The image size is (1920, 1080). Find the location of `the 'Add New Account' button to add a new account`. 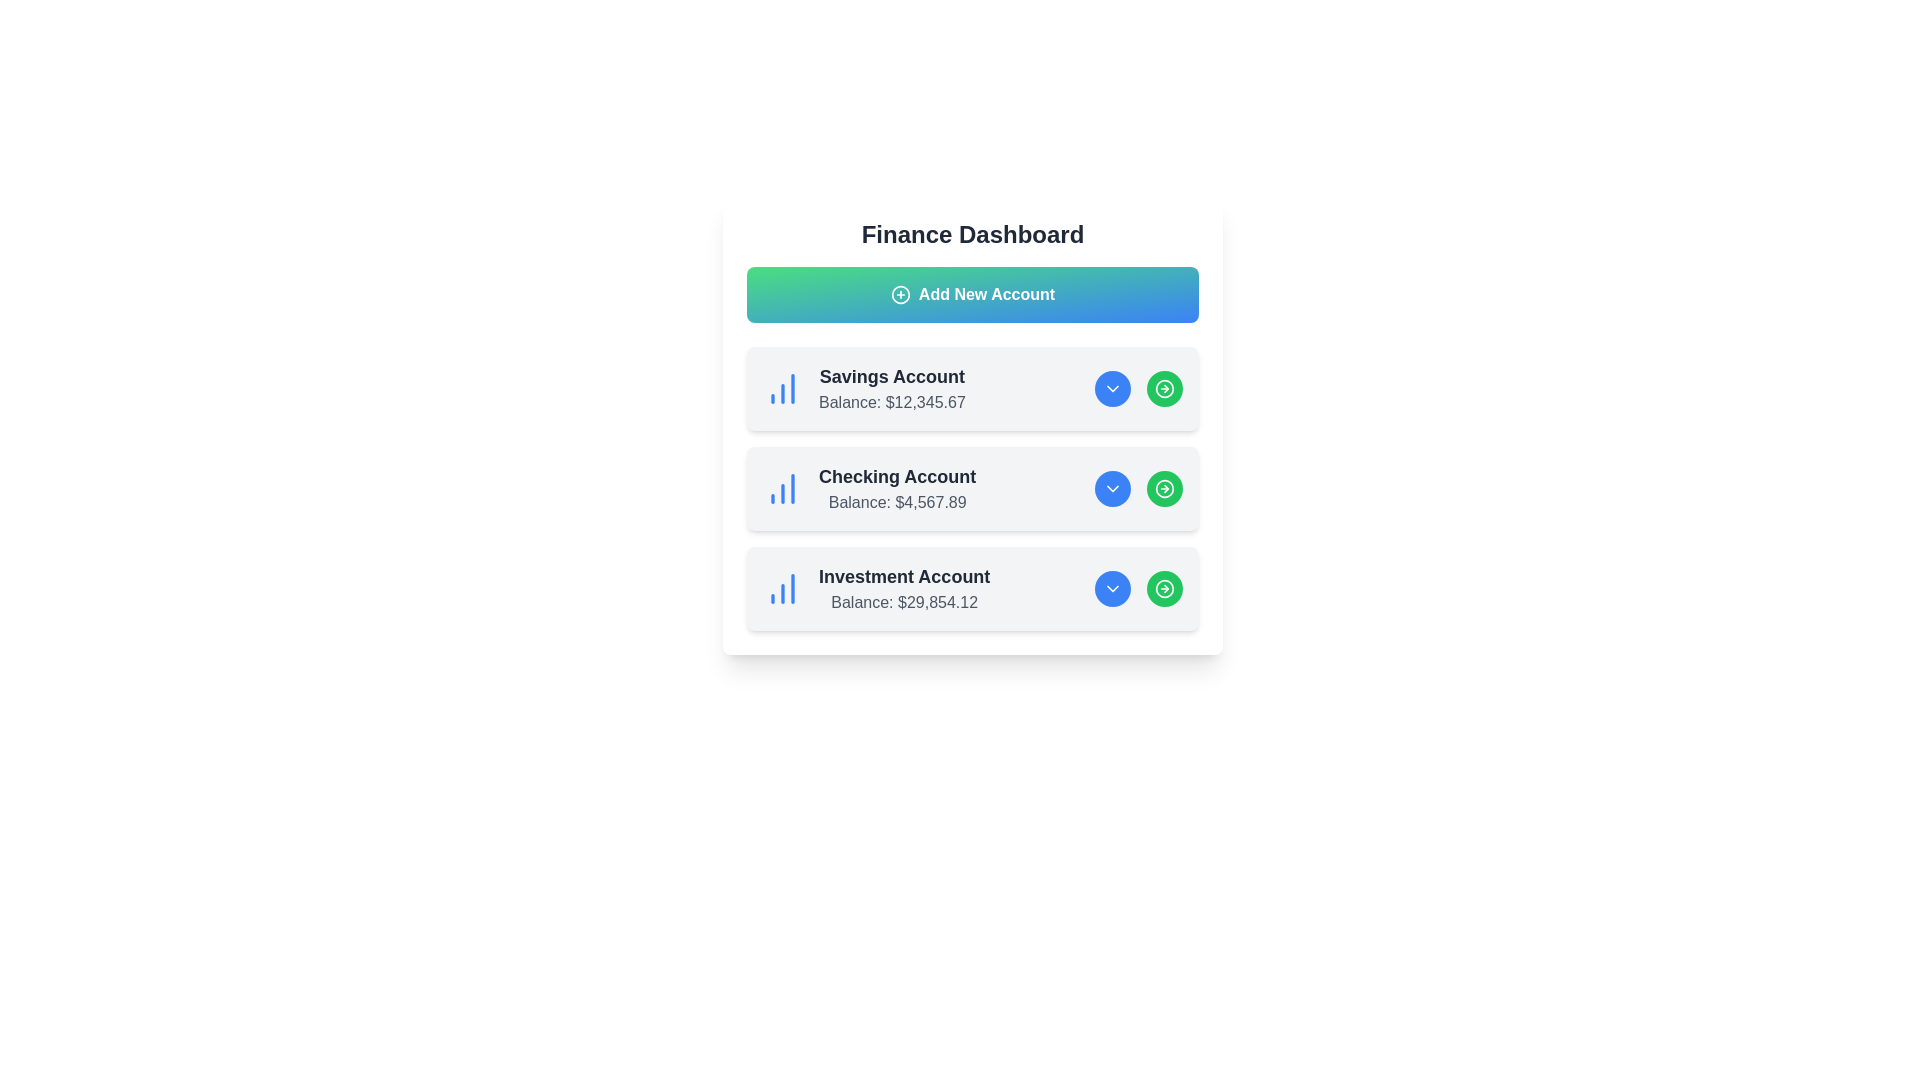

the 'Add New Account' button to add a new account is located at coordinates (973, 294).